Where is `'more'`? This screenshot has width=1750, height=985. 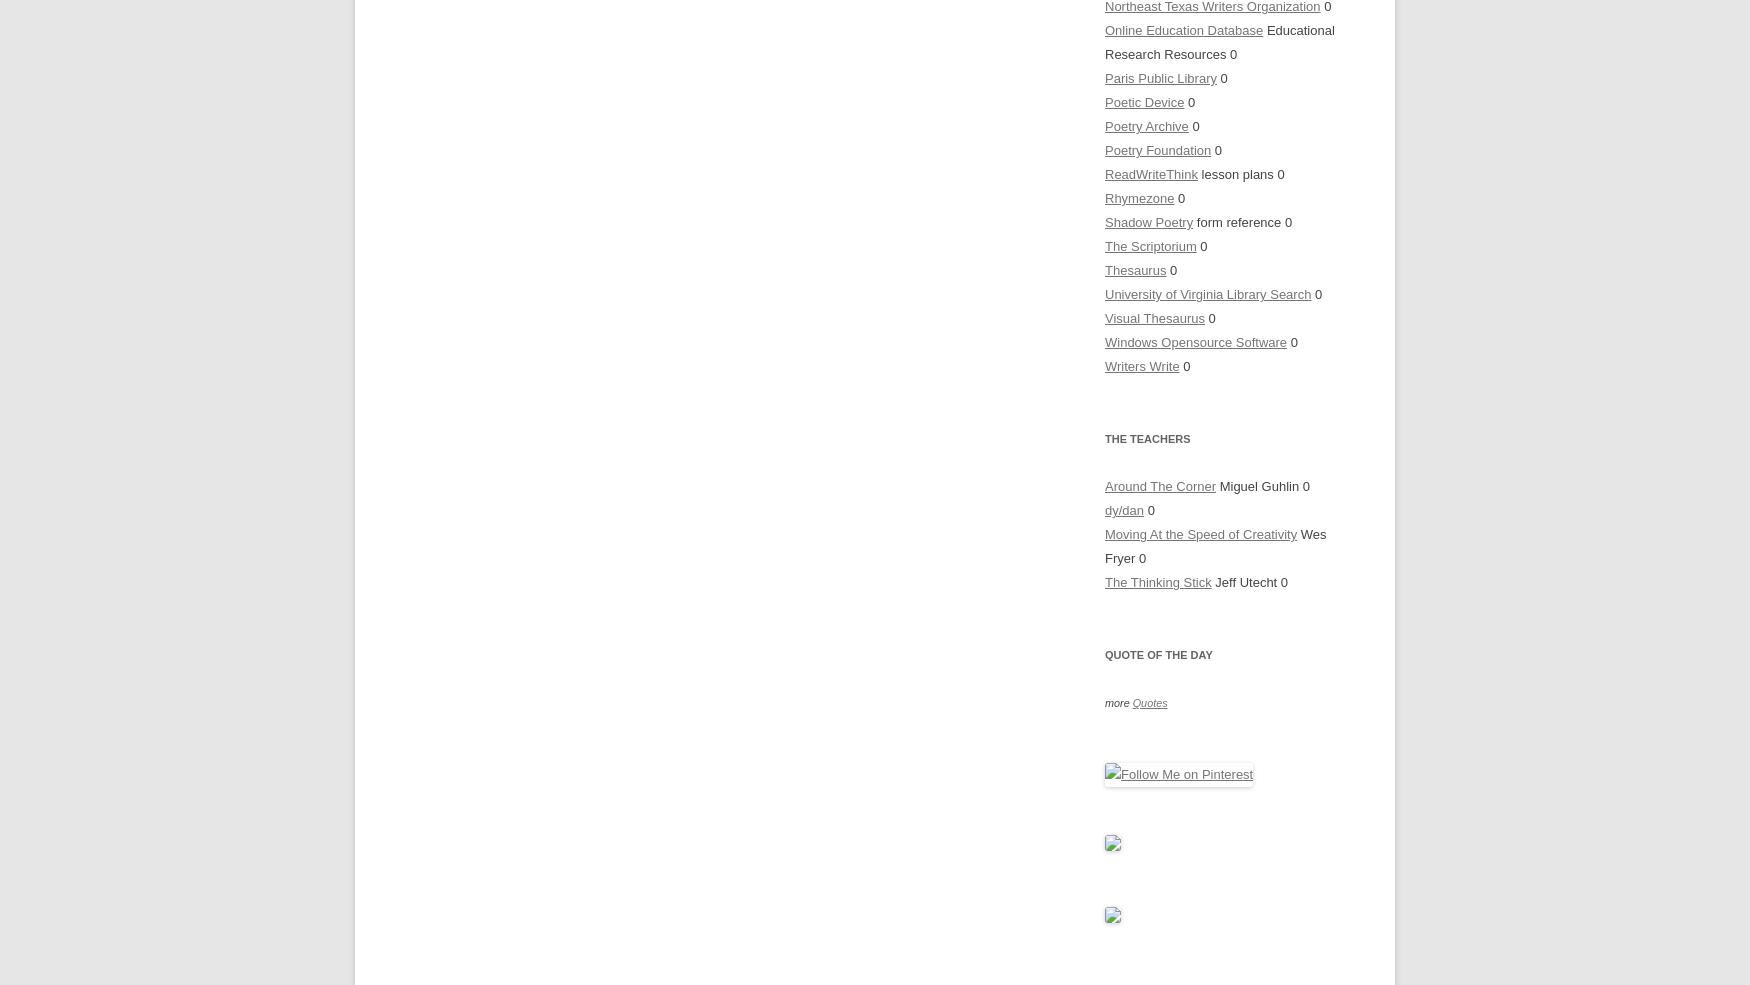 'more' is located at coordinates (1118, 702).